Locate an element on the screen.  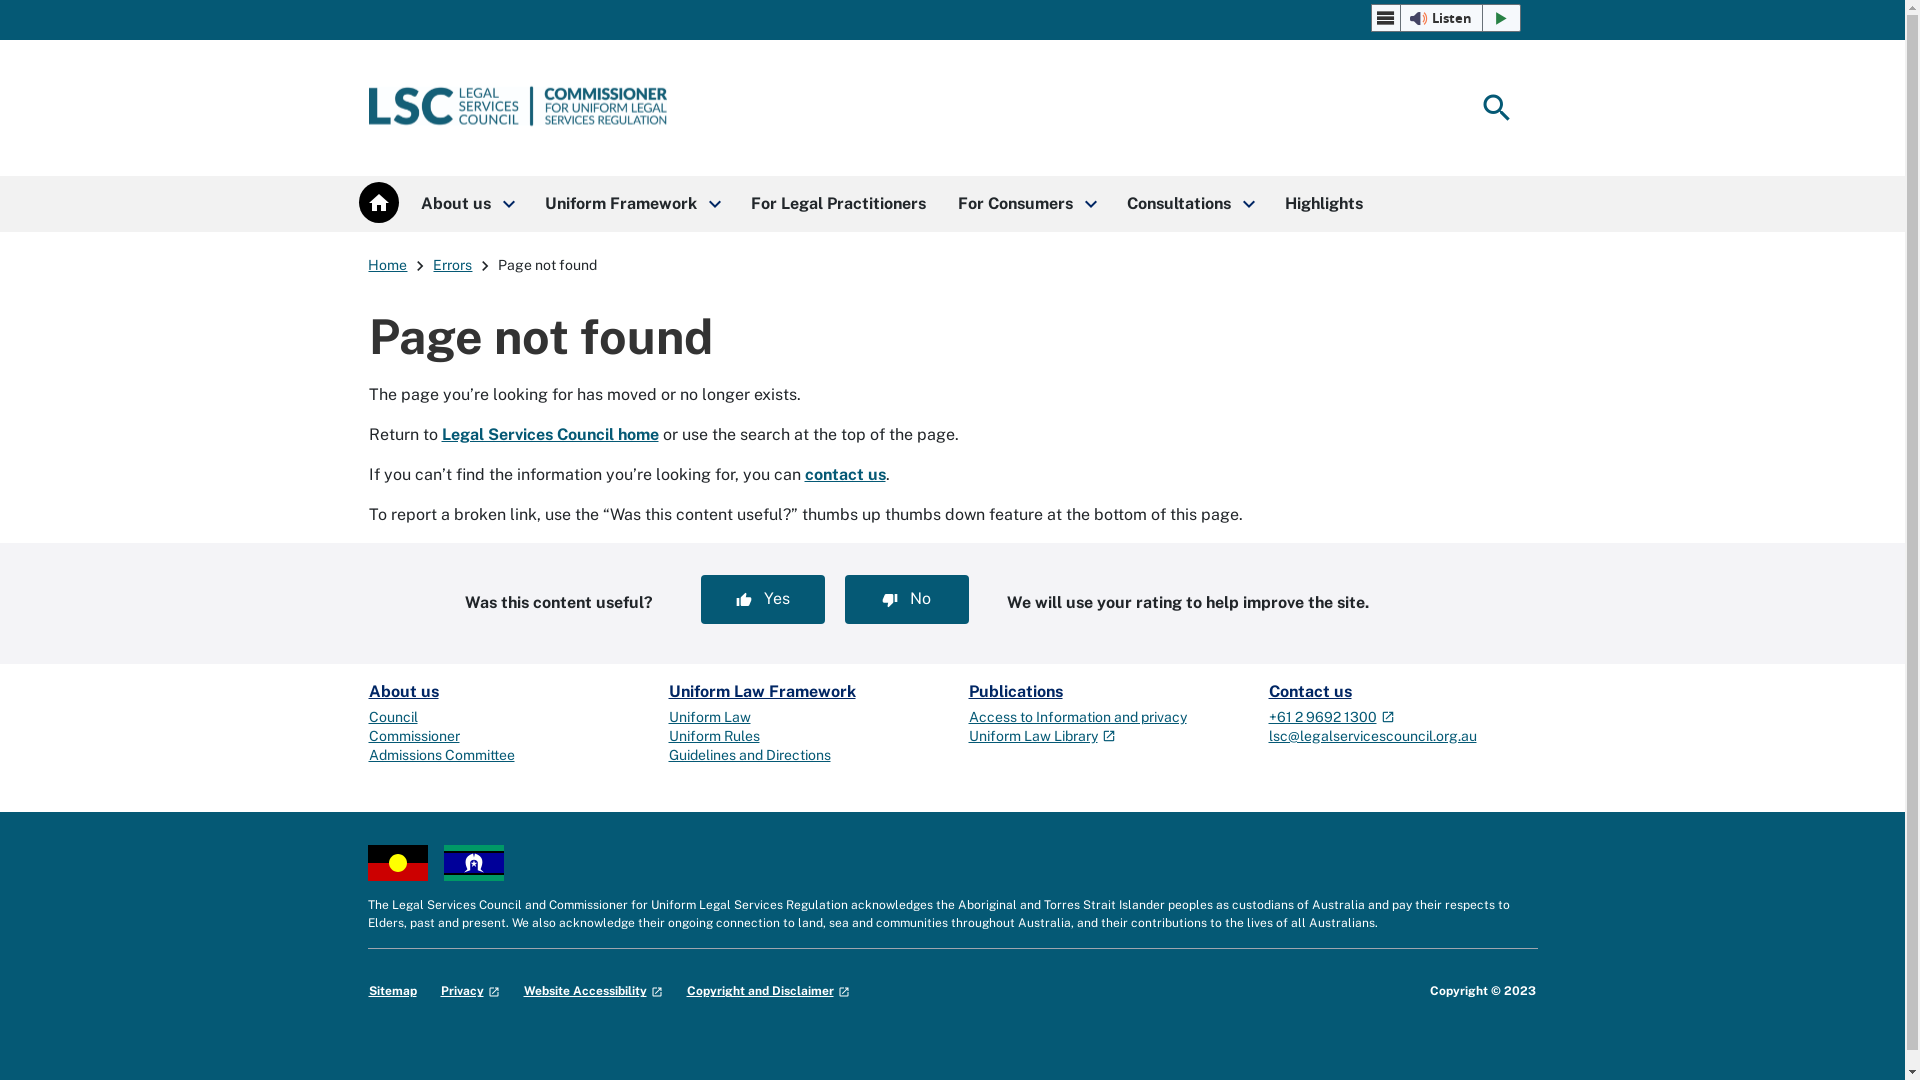
'Highlights' is located at coordinates (1323, 204).